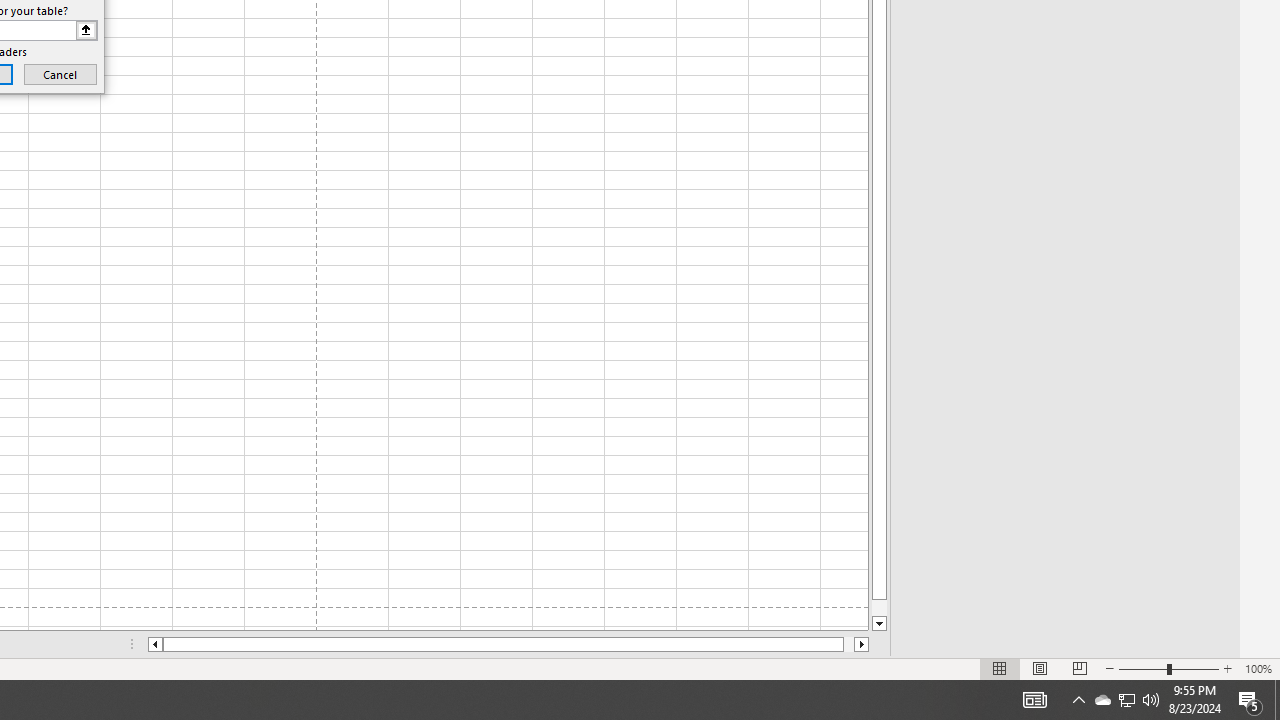 This screenshot has height=720, width=1280. I want to click on 'Zoom In', so click(1226, 669).